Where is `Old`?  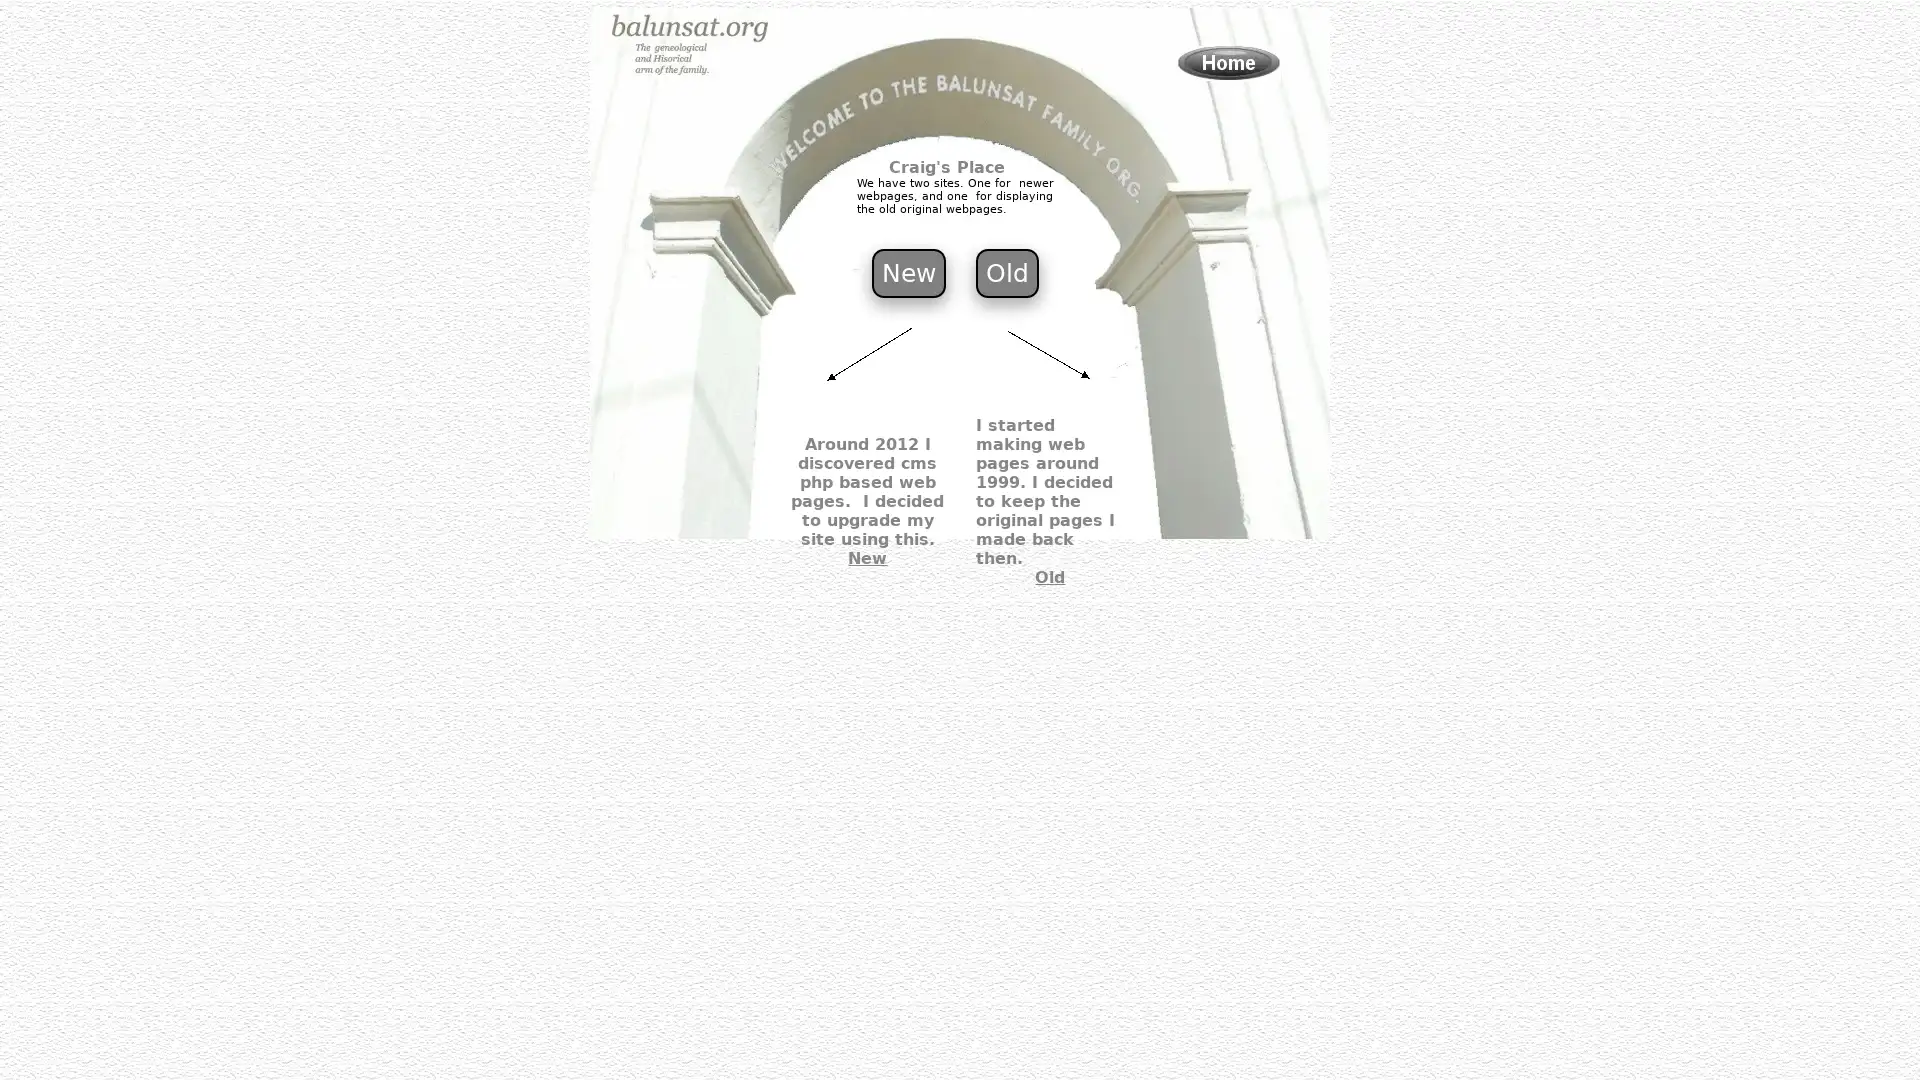 Old is located at coordinates (1006, 273).